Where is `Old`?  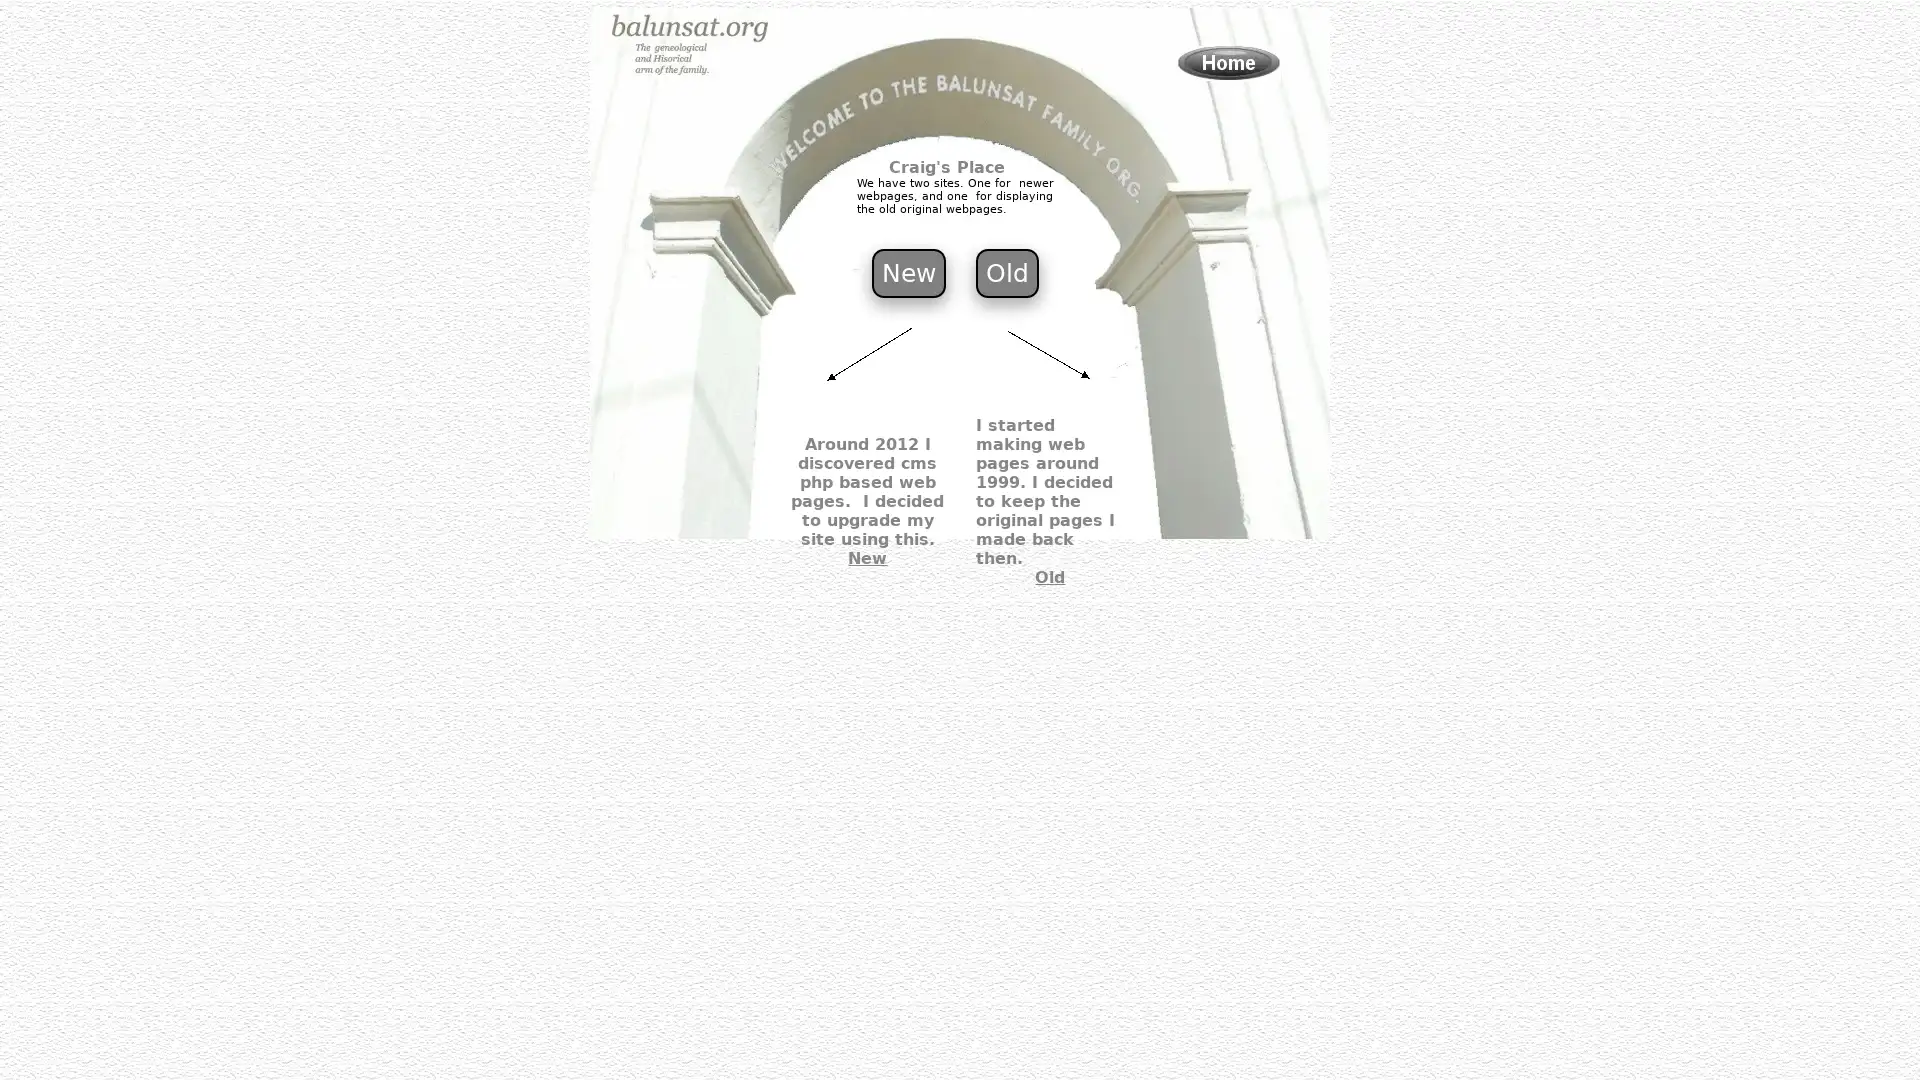 Old is located at coordinates (1006, 273).